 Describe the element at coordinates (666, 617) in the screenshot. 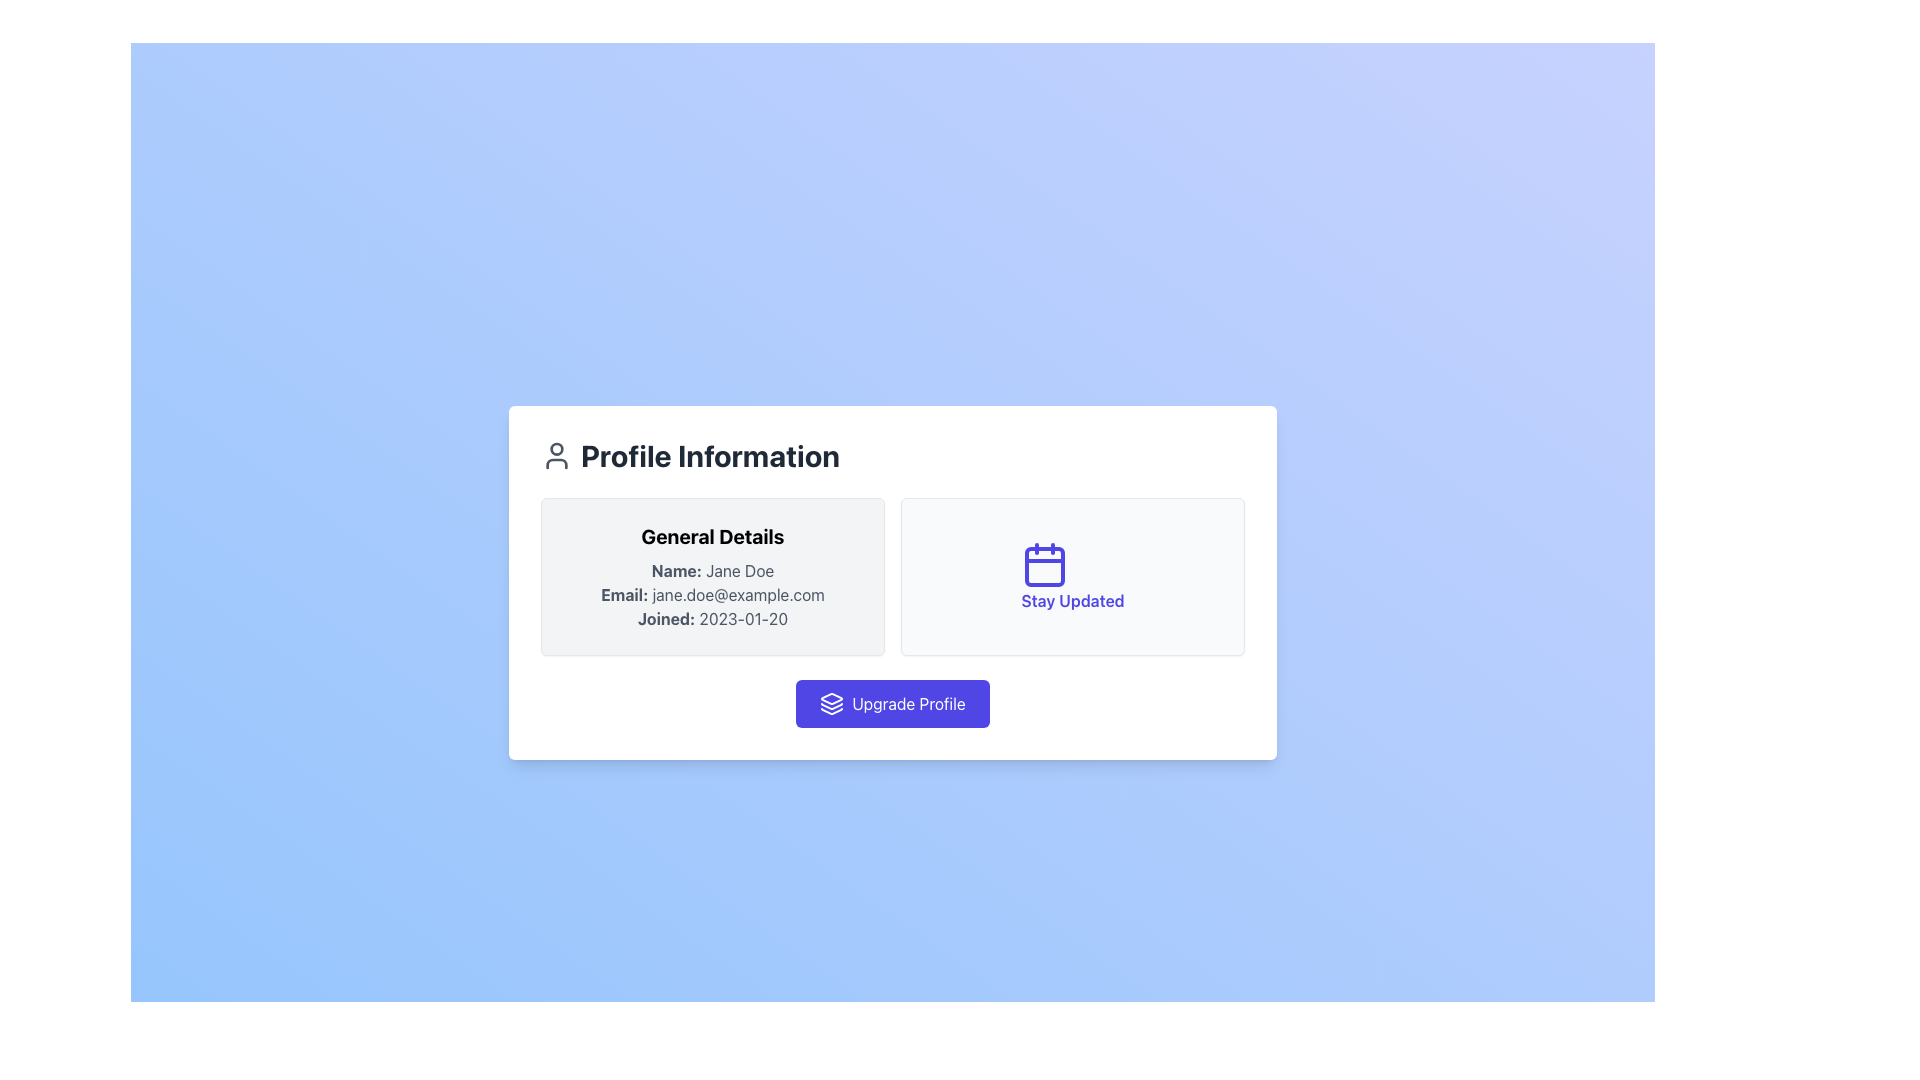

I see `the 'Joined:' label in the 'General Details' section, which is aligned to the left of the card and precedes the date field` at that location.